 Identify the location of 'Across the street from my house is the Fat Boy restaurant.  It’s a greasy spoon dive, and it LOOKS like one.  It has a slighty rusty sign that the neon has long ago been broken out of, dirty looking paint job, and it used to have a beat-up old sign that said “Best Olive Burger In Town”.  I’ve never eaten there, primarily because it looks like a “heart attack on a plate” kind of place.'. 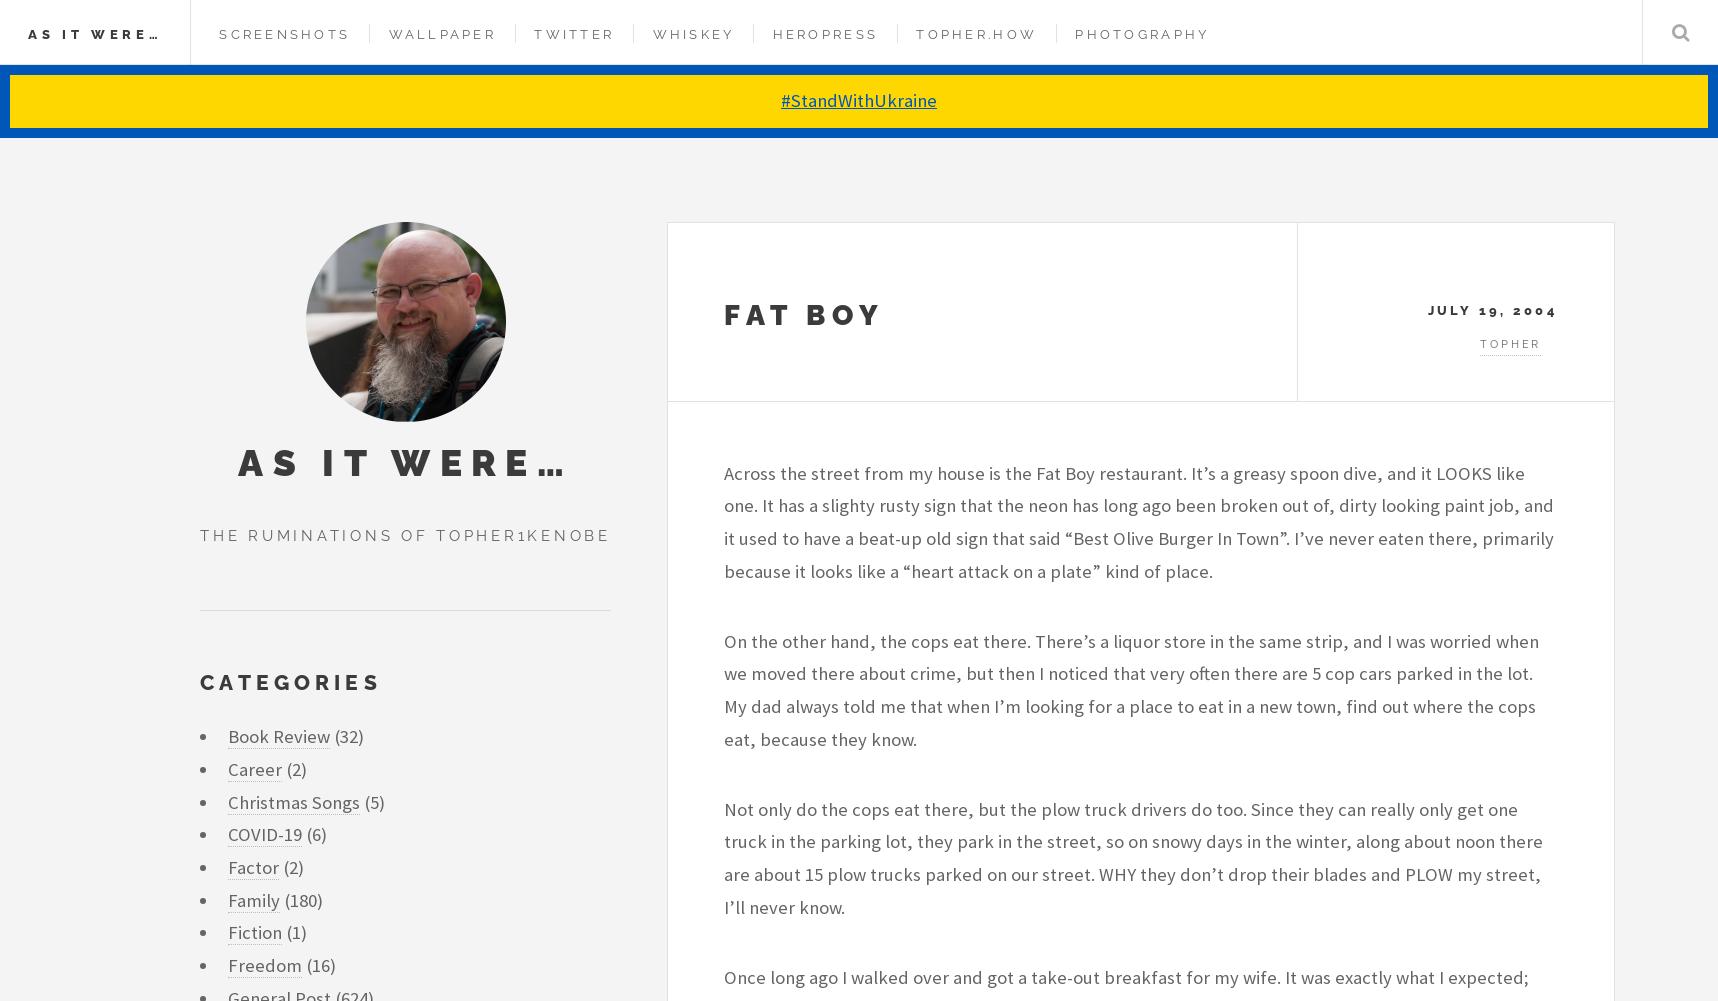
(1139, 520).